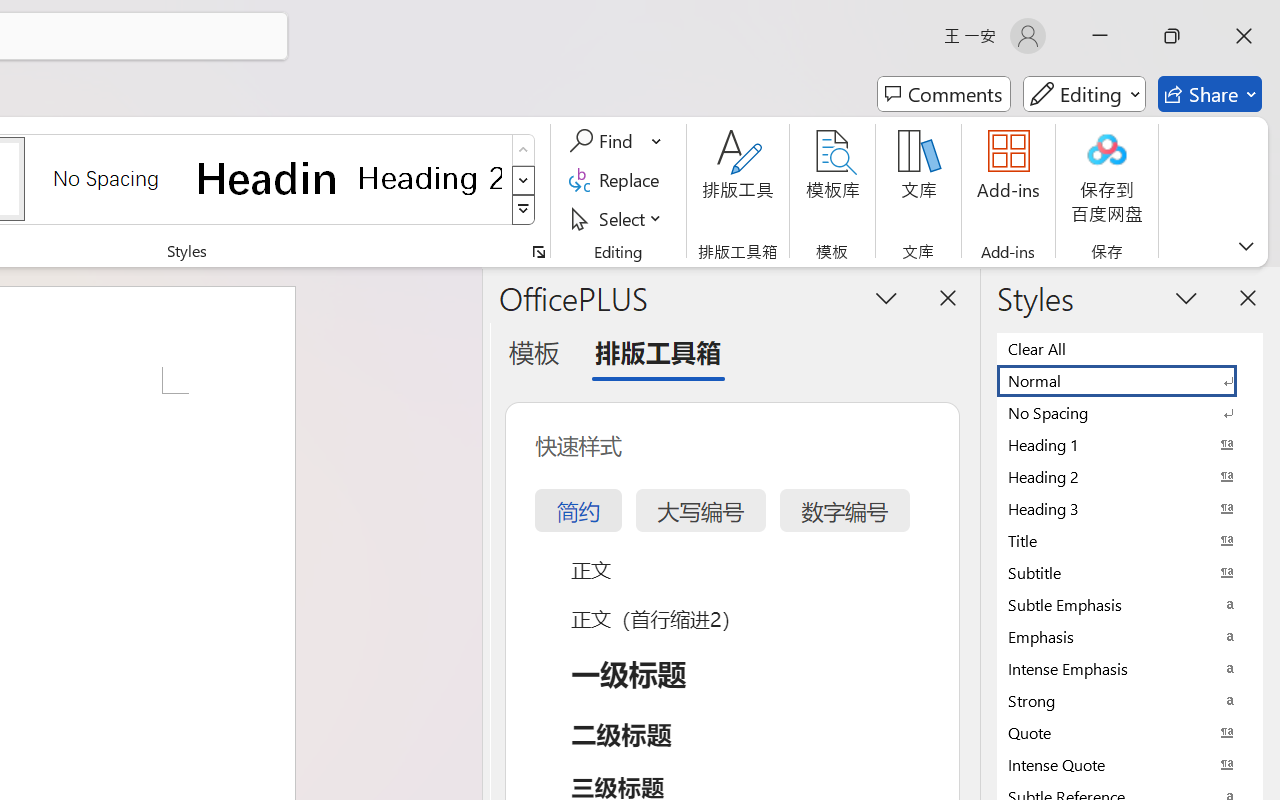 The height and width of the screenshot is (800, 1280). I want to click on 'Minimize', so click(1099, 35).